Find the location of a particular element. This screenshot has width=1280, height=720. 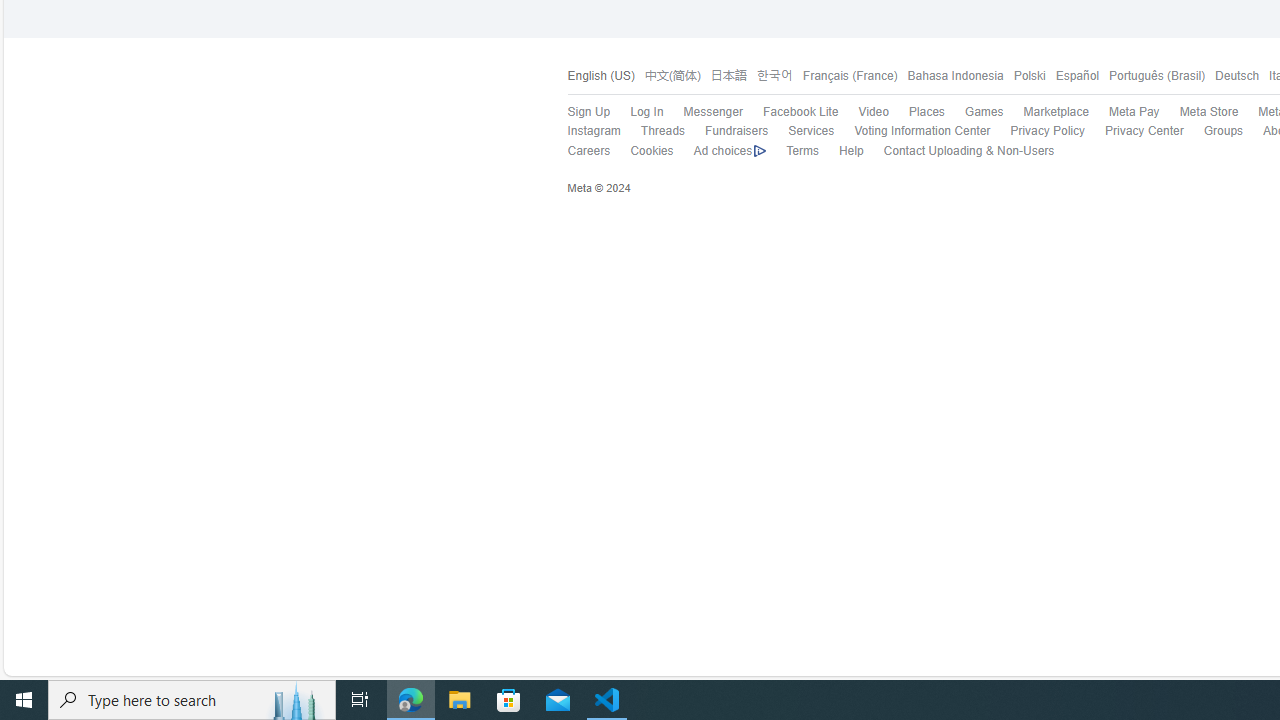

'Facebook Lite' is located at coordinates (789, 113).